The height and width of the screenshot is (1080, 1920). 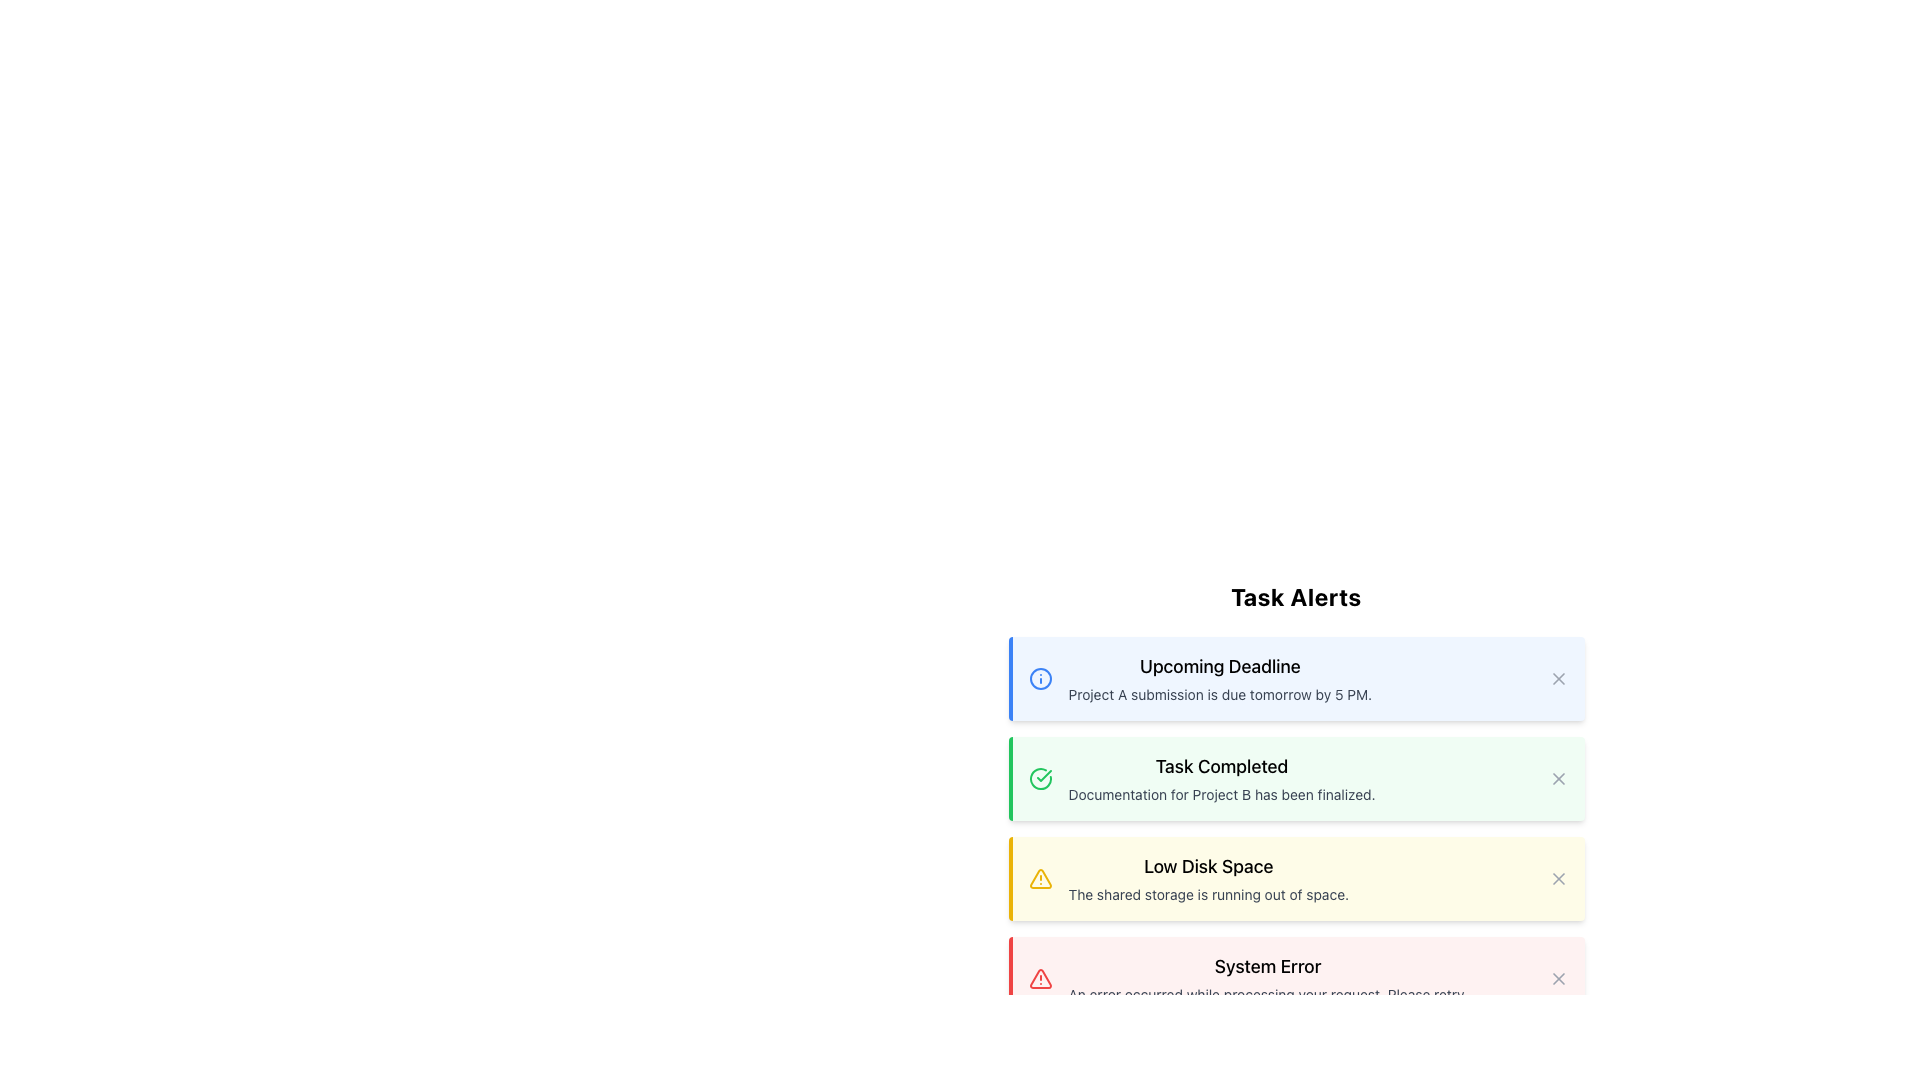 What do you see at coordinates (1557, 878) in the screenshot?
I see `the close button represented by an 'X' icon on the right end of the 'Low Disk Space' alert to change its color` at bounding box center [1557, 878].